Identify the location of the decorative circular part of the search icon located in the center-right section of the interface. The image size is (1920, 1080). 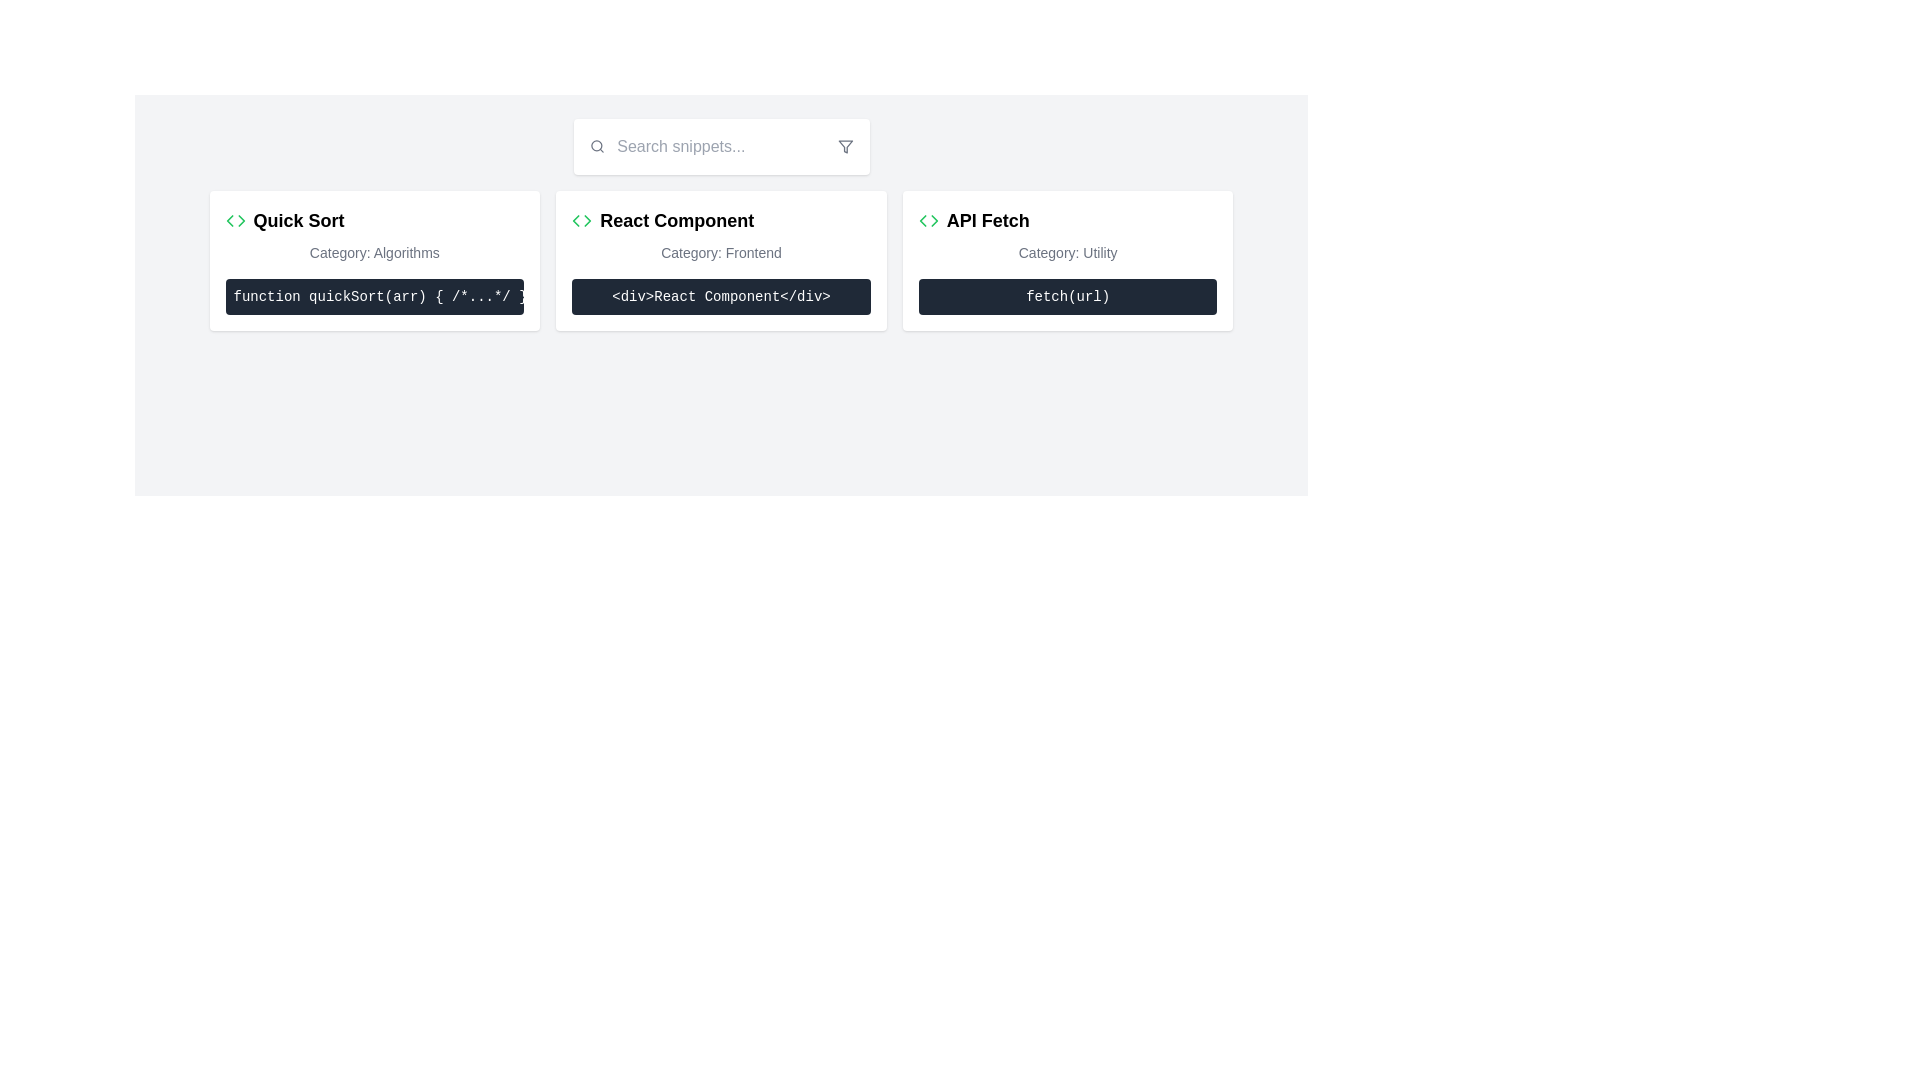
(595, 145).